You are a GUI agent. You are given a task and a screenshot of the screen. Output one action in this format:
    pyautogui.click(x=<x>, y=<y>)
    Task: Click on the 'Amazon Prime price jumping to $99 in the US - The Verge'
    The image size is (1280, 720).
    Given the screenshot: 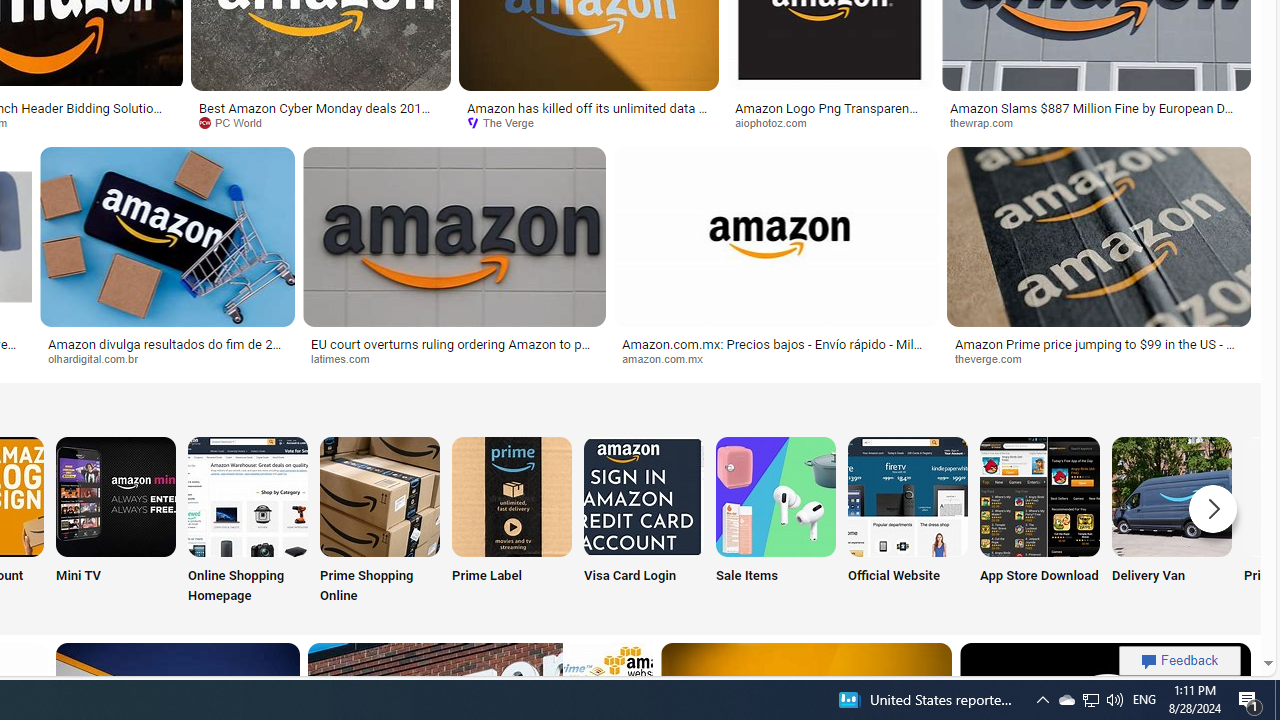 What is the action you would take?
    pyautogui.click(x=1097, y=350)
    